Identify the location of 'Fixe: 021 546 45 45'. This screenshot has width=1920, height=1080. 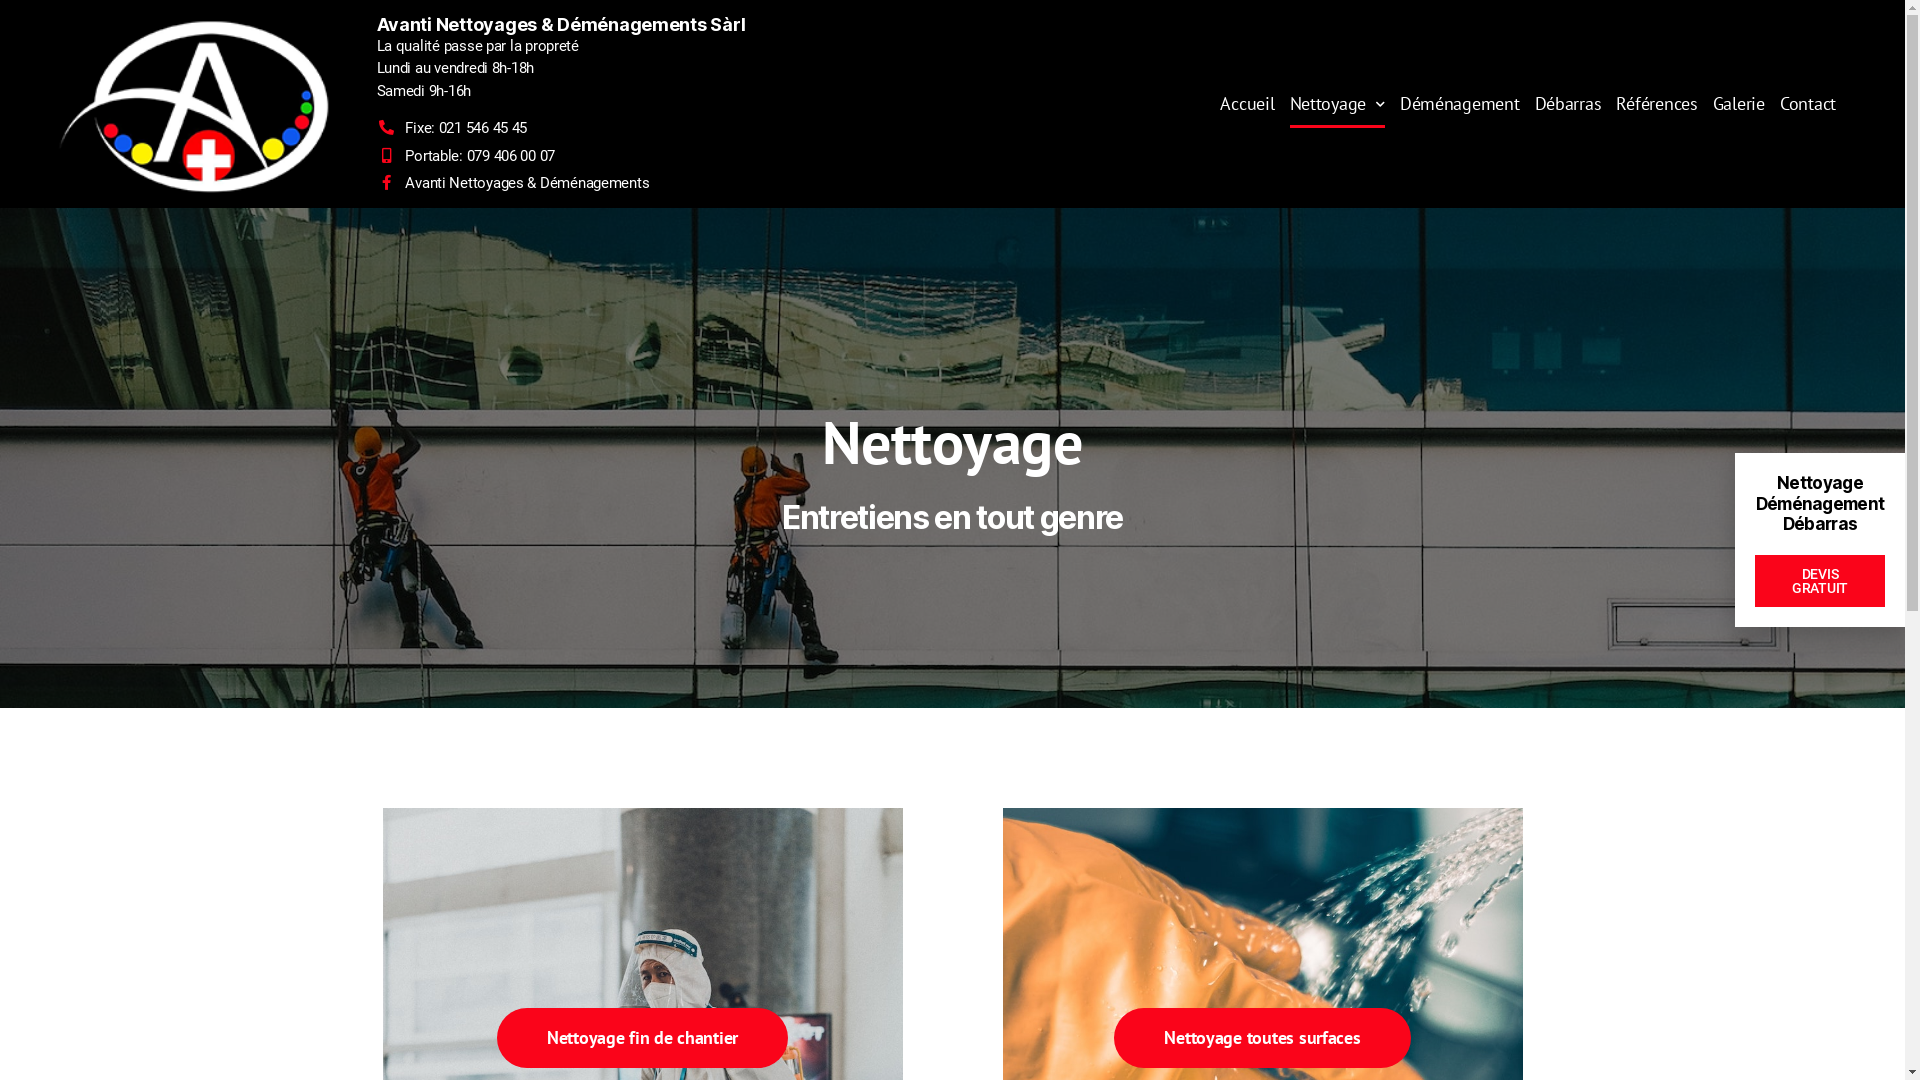
(669, 128).